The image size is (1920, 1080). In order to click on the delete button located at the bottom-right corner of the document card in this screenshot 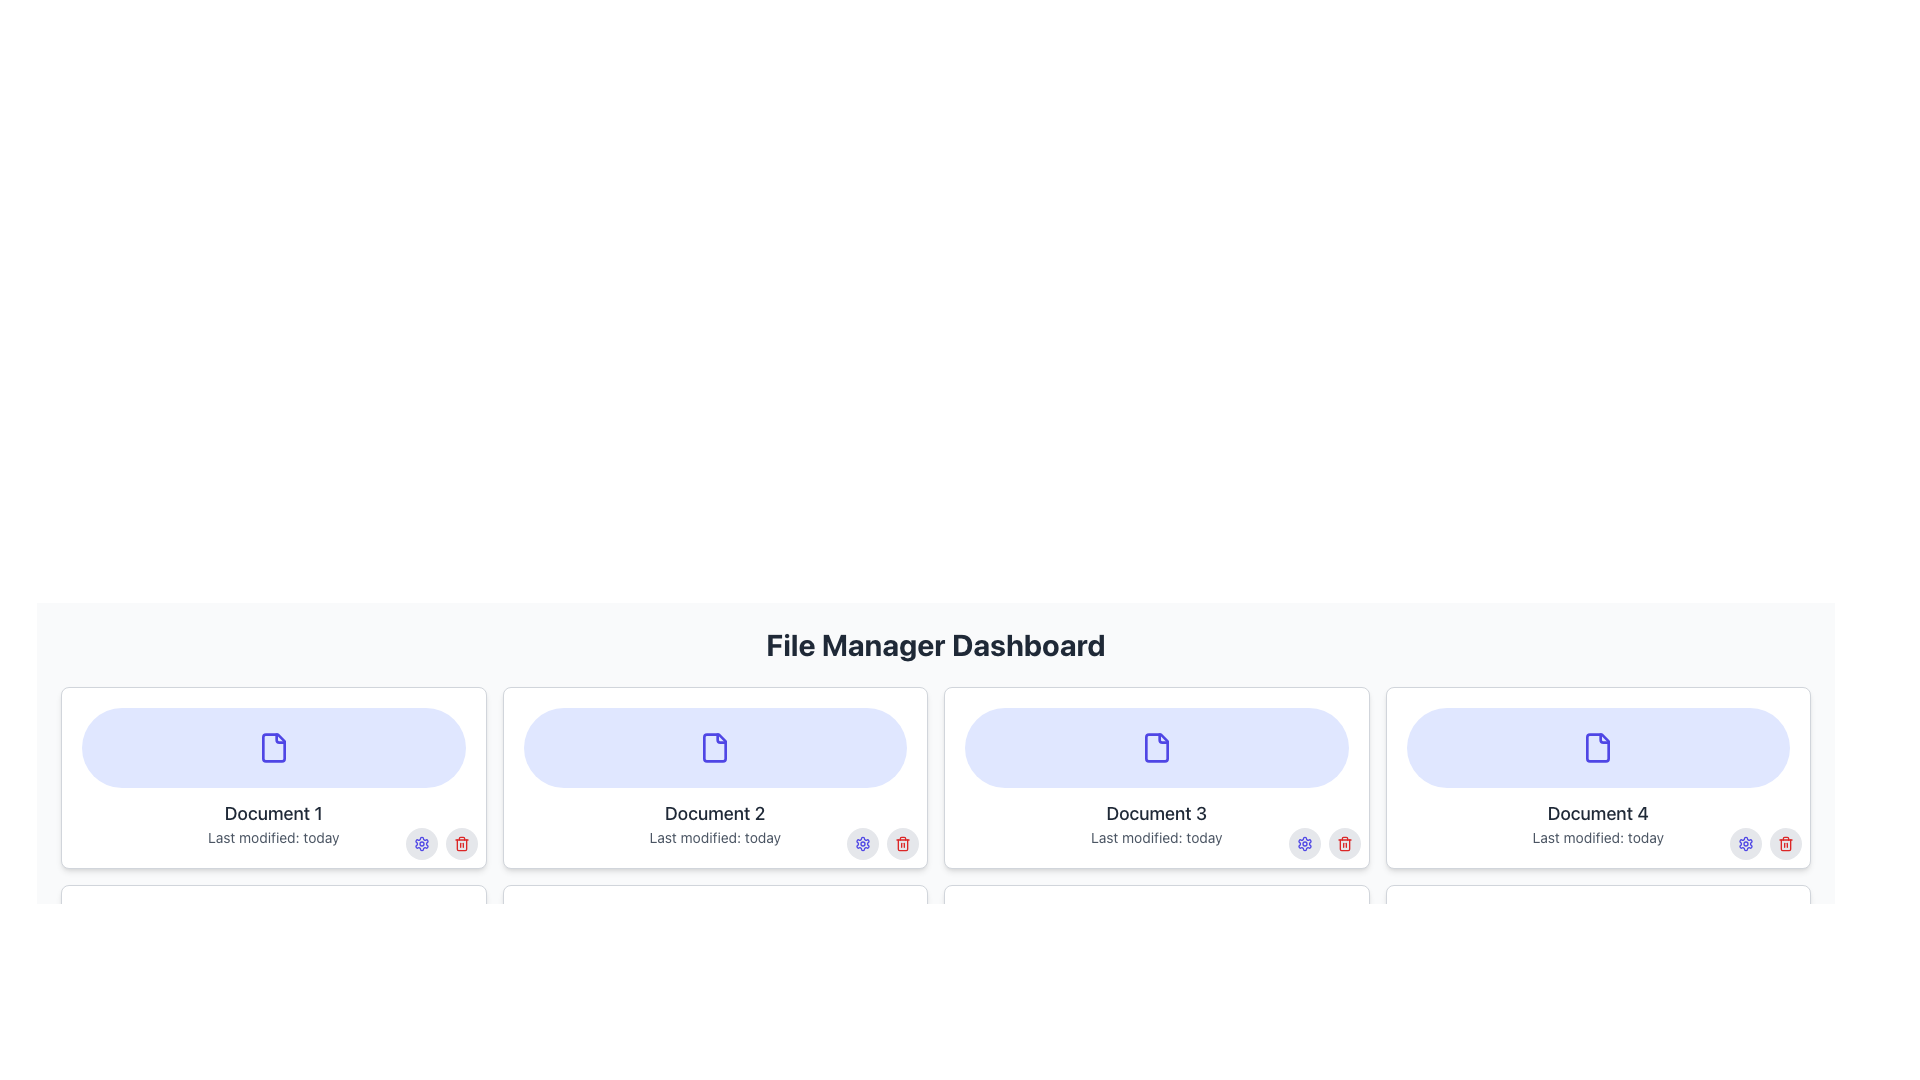, I will do `click(460, 1040)`.